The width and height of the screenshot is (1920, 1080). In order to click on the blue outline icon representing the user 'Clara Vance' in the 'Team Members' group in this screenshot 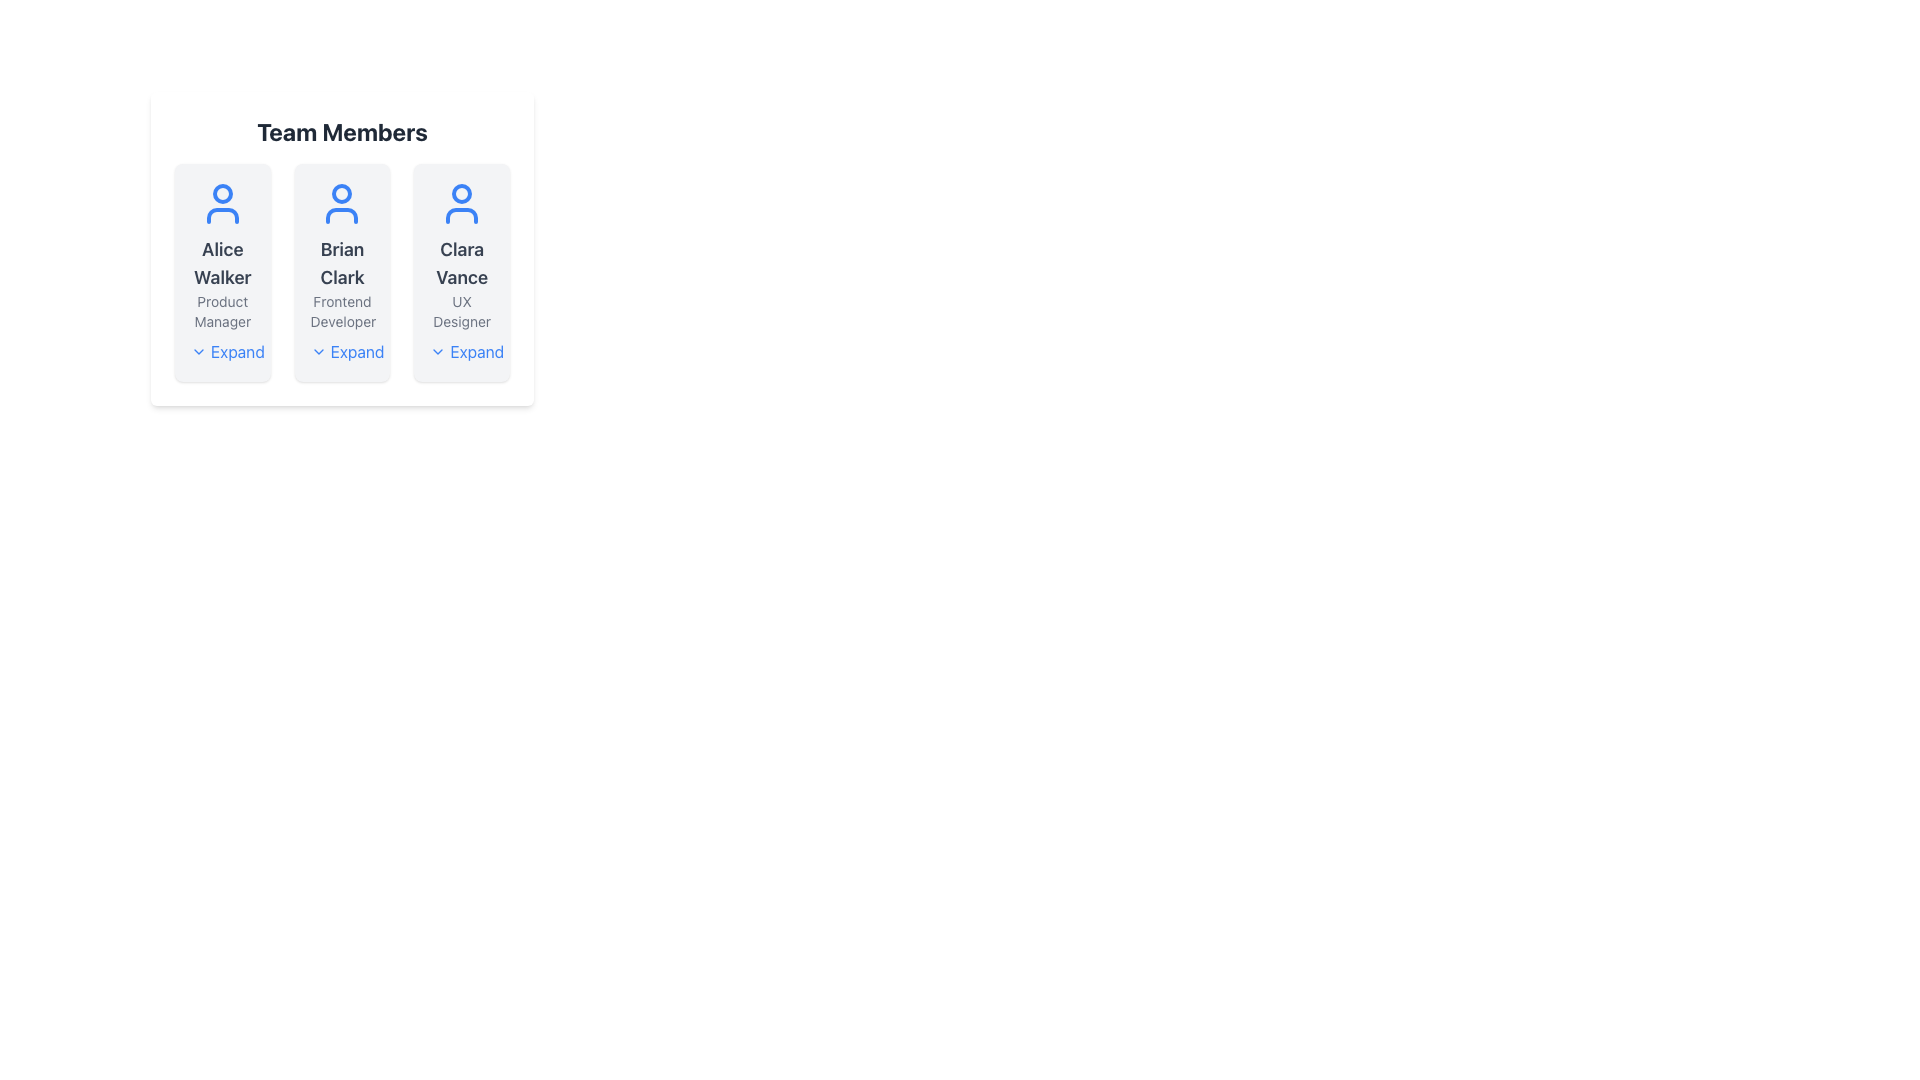, I will do `click(461, 204)`.